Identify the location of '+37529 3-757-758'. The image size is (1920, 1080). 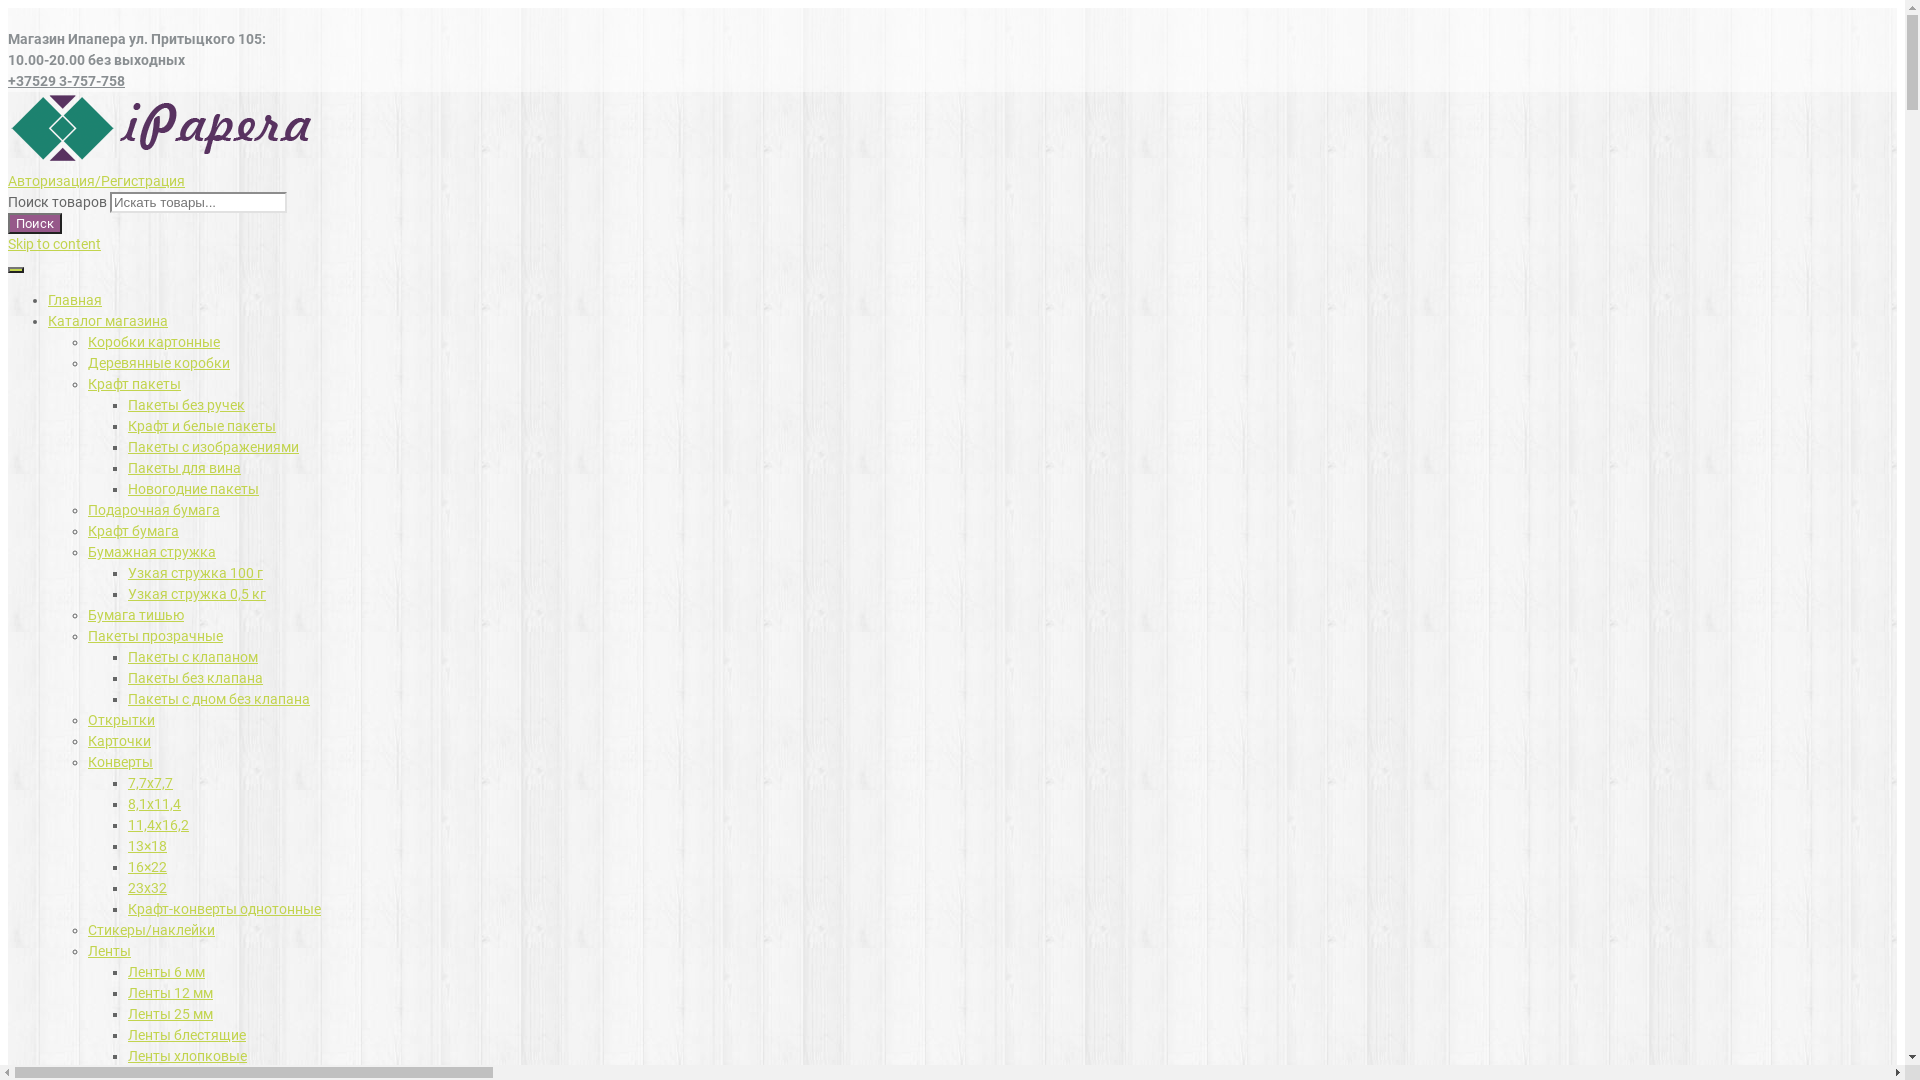
(66, 80).